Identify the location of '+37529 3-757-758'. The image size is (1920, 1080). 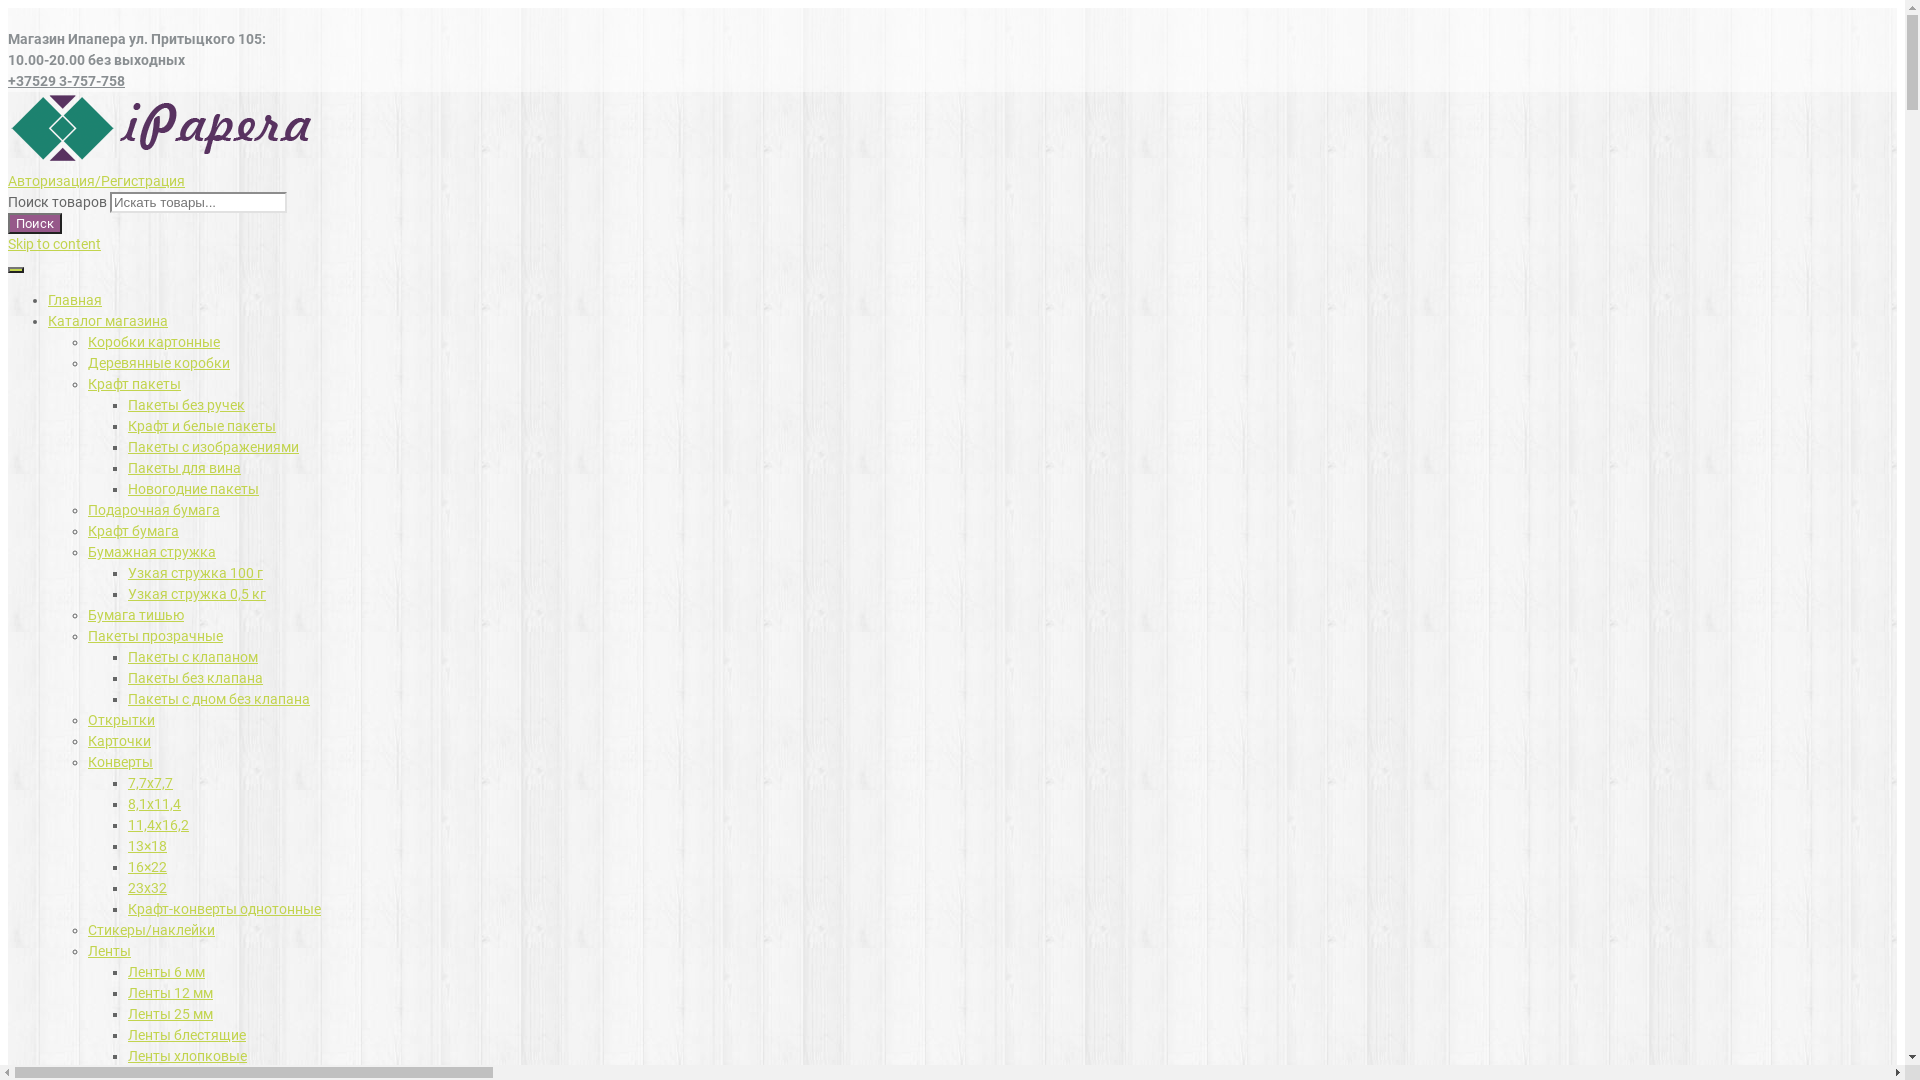
(66, 80).